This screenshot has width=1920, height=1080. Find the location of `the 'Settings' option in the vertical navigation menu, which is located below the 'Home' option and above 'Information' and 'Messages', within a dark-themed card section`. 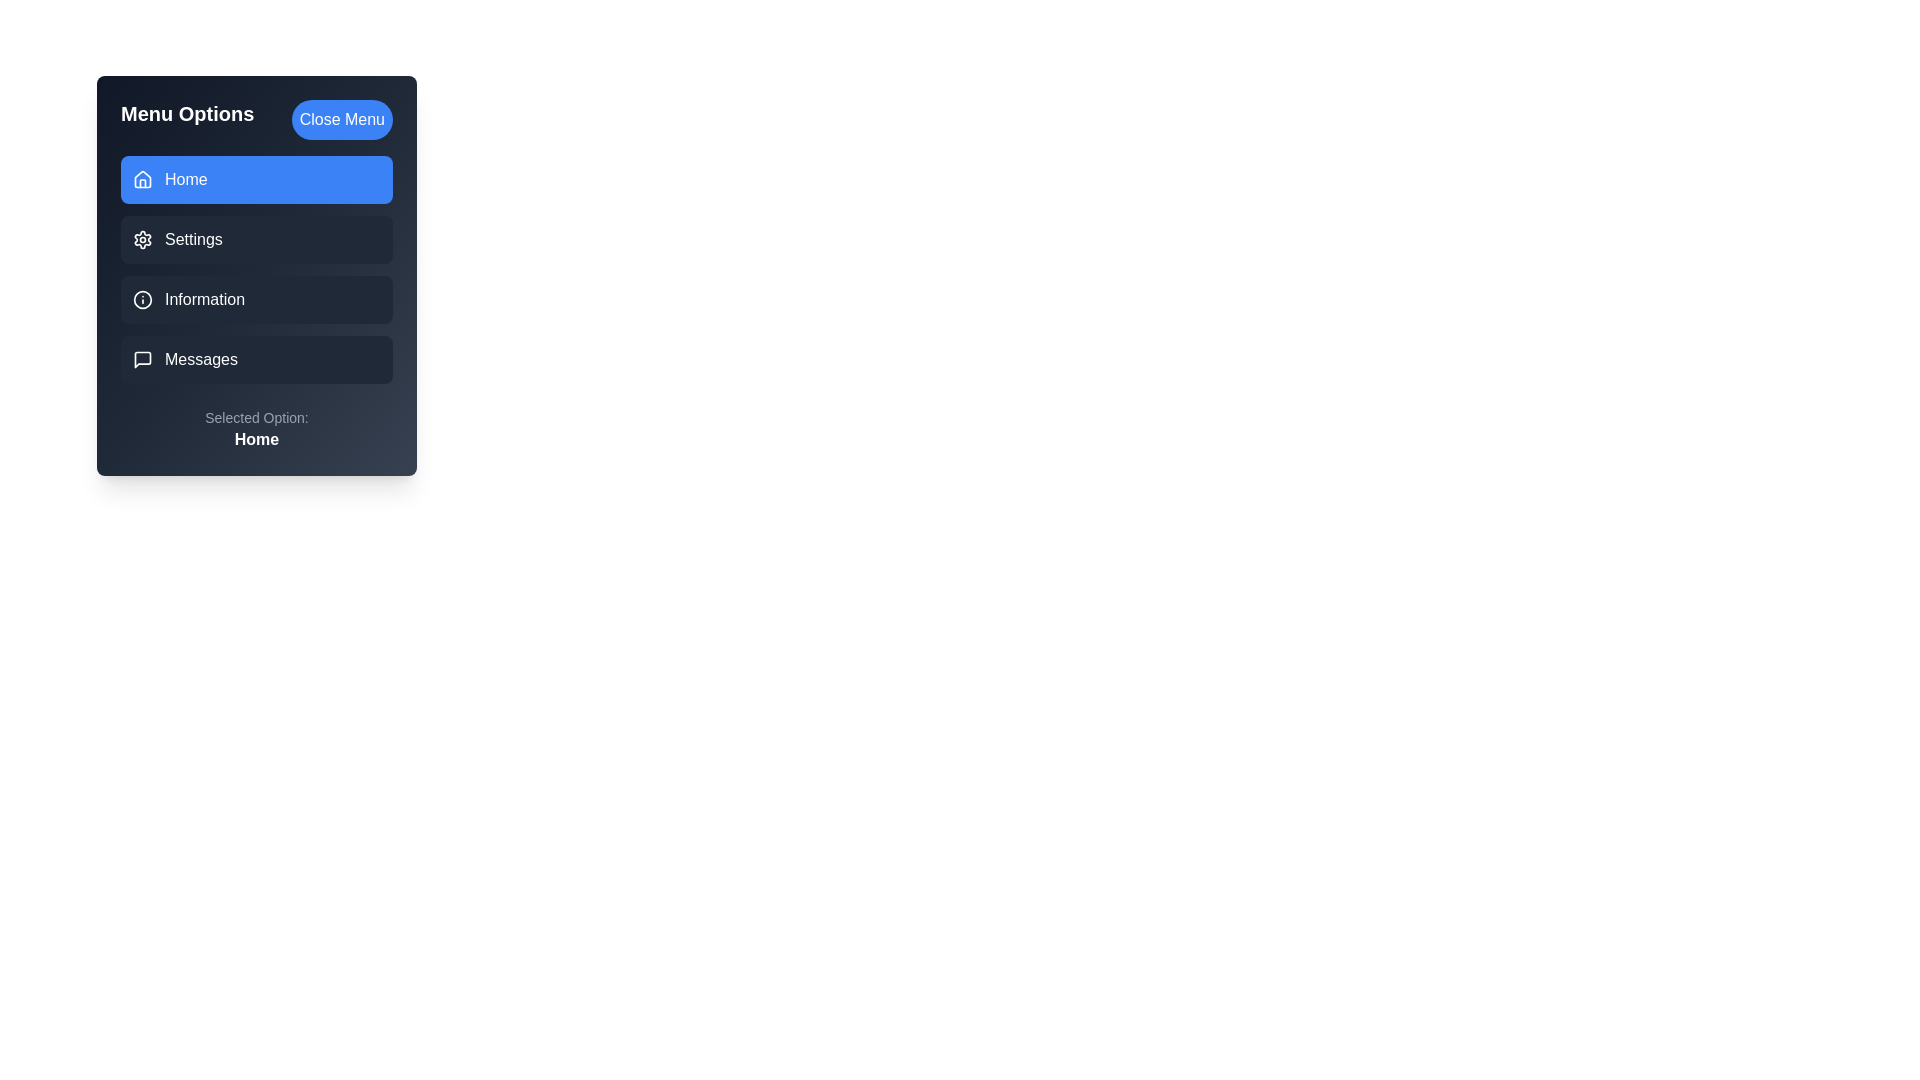

the 'Settings' option in the vertical navigation menu, which is located below the 'Home' option and above 'Information' and 'Messages', within a dark-themed card section is located at coordinates (256, 270).